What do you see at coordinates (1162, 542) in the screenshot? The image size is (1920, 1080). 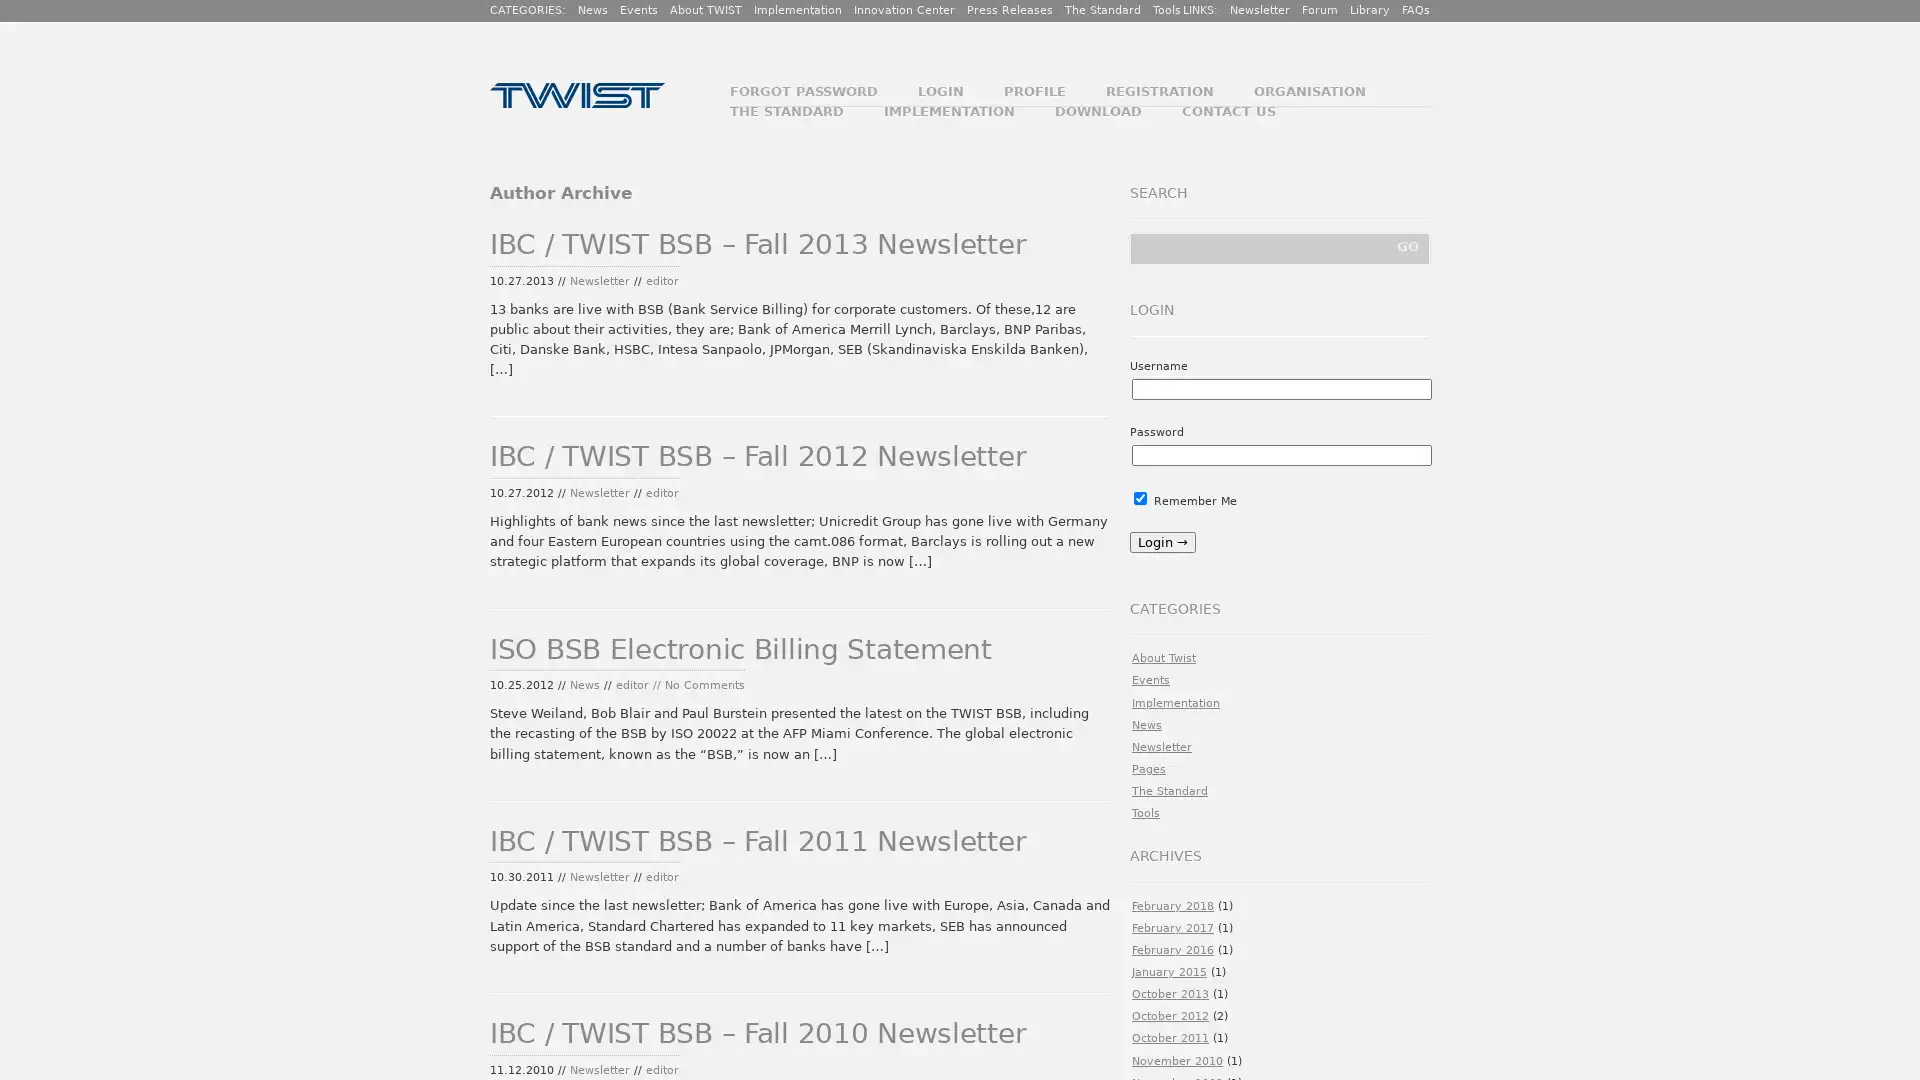 I see `Login` at bounding box center [1162, 542].